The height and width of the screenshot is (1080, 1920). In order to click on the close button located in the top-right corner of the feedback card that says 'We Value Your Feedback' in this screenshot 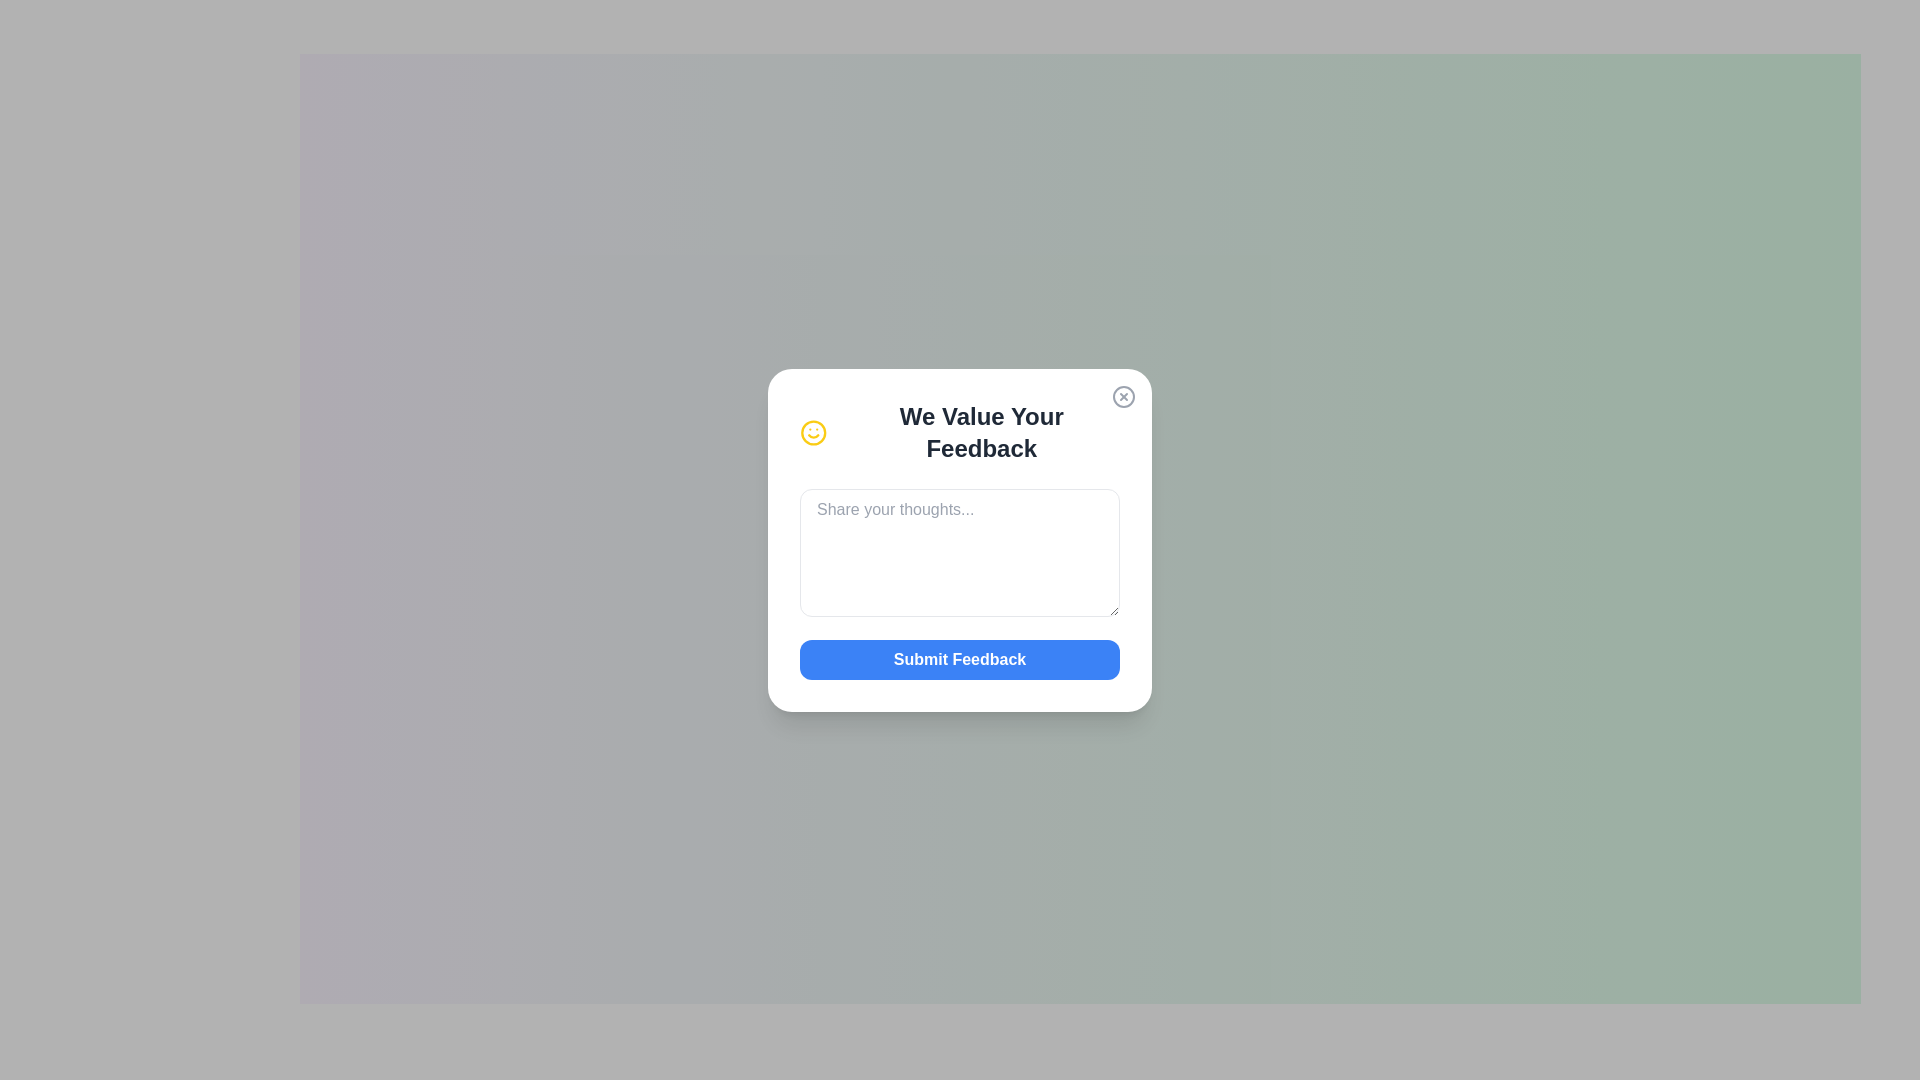, I will do `click(1123, 396)`.